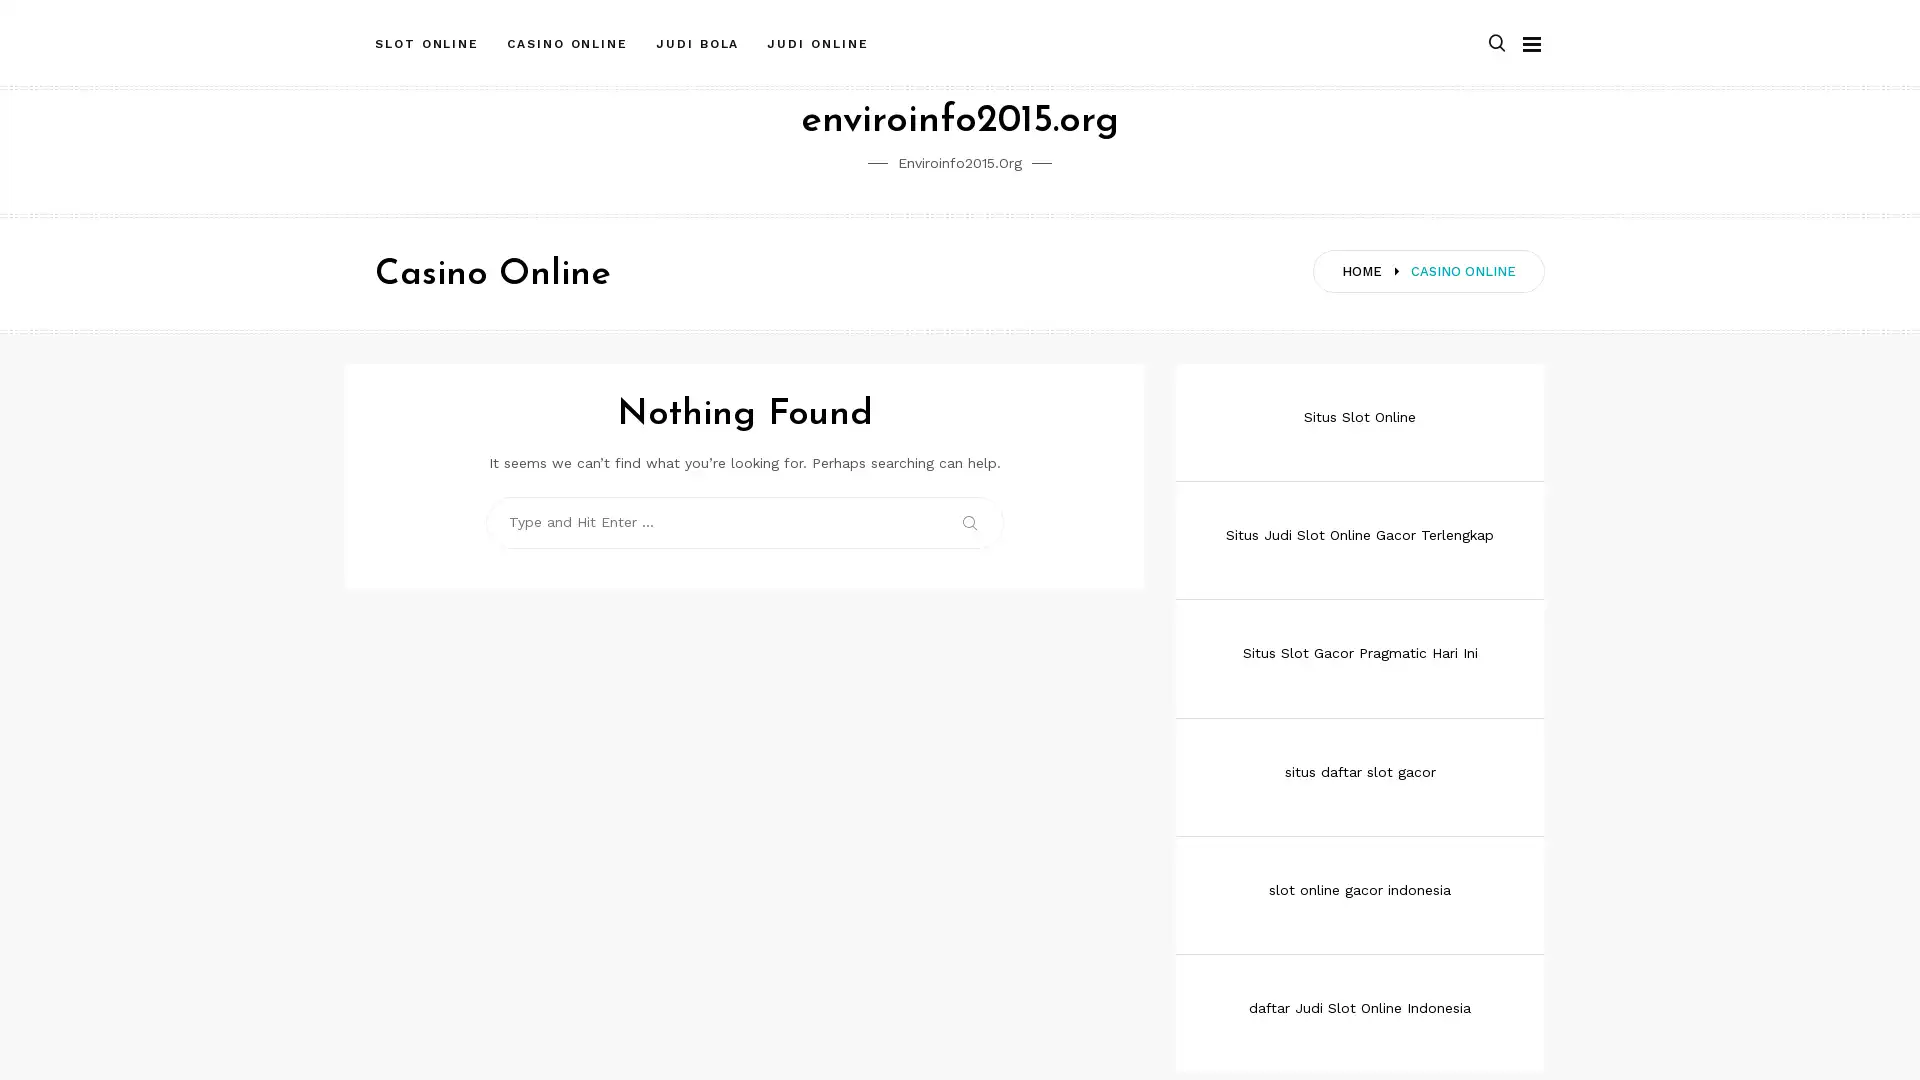  I want to click on Search, so click(970, 521).